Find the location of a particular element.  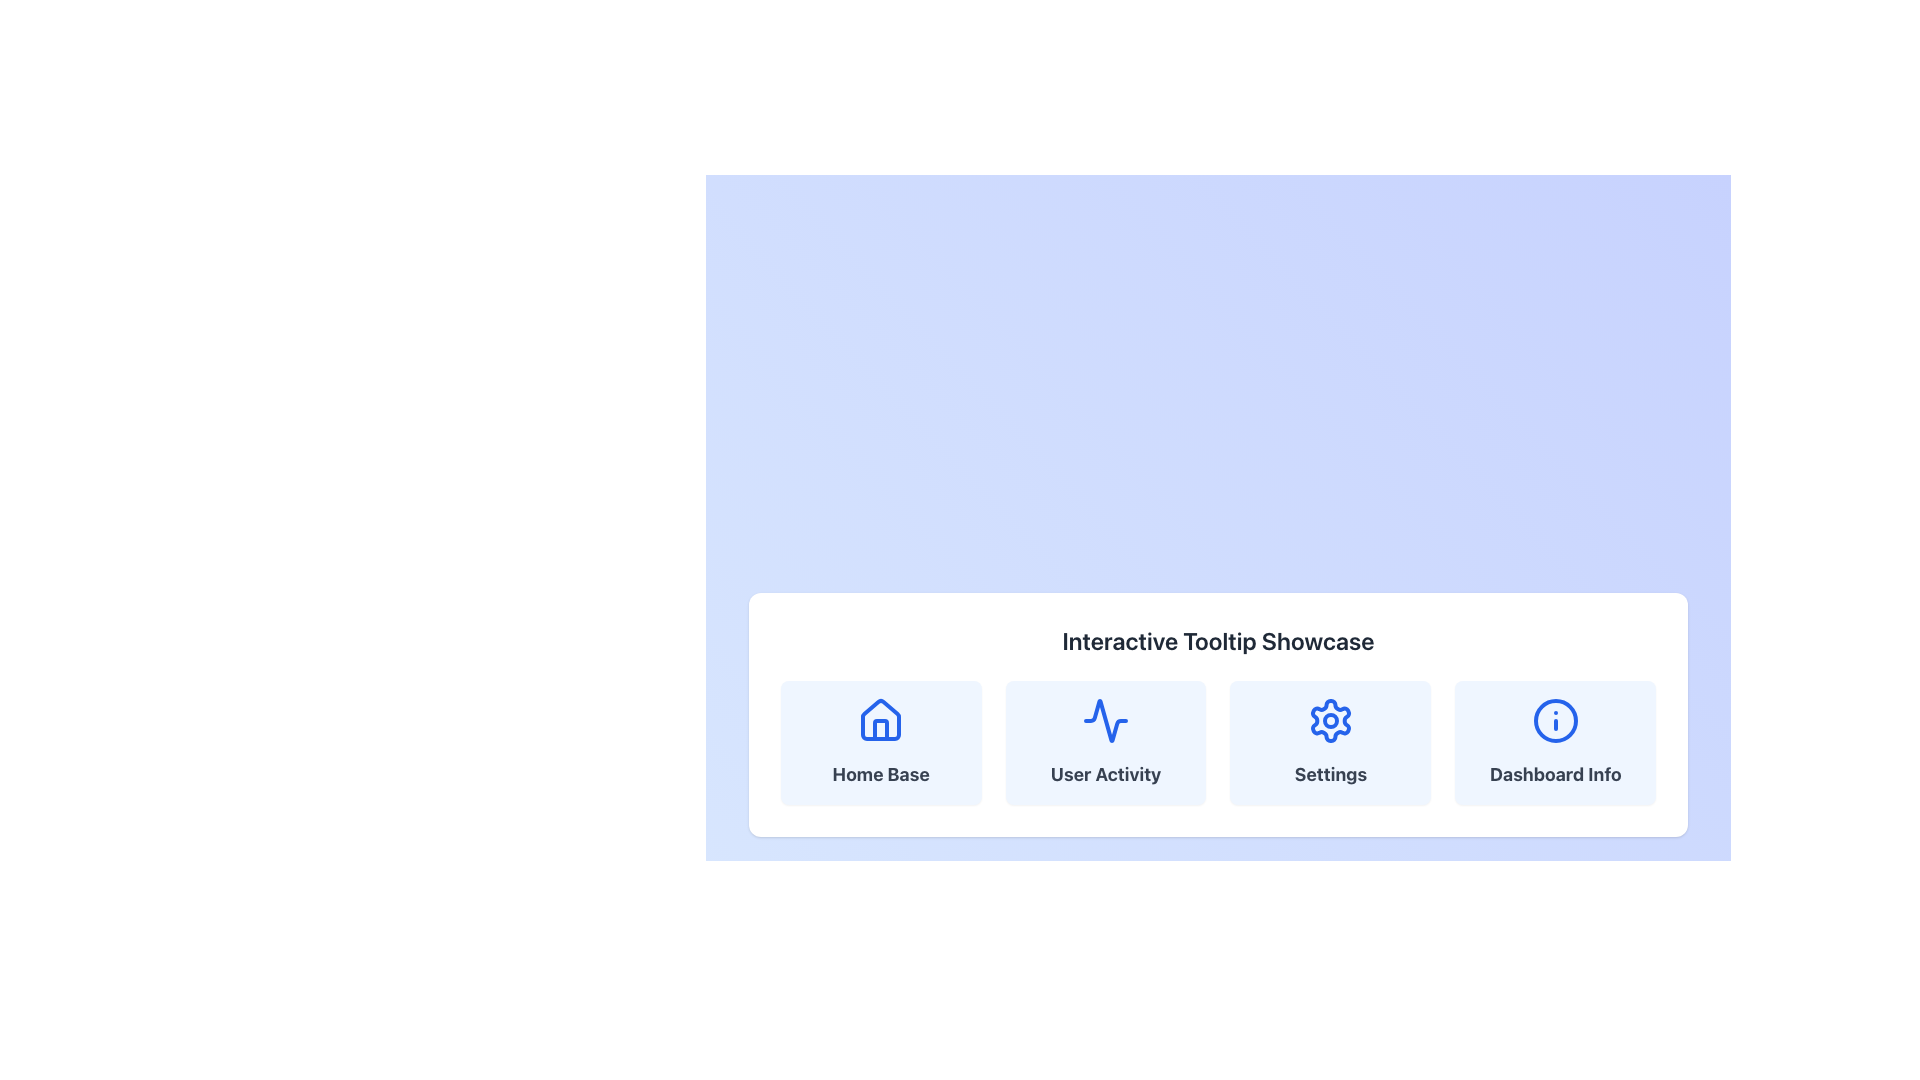

the visual informational card labeled 'Dashboard Info', which features a blue background and an 'i' icon, located at the far right of the dashboard options grid is located at coordinates (1554, 743).